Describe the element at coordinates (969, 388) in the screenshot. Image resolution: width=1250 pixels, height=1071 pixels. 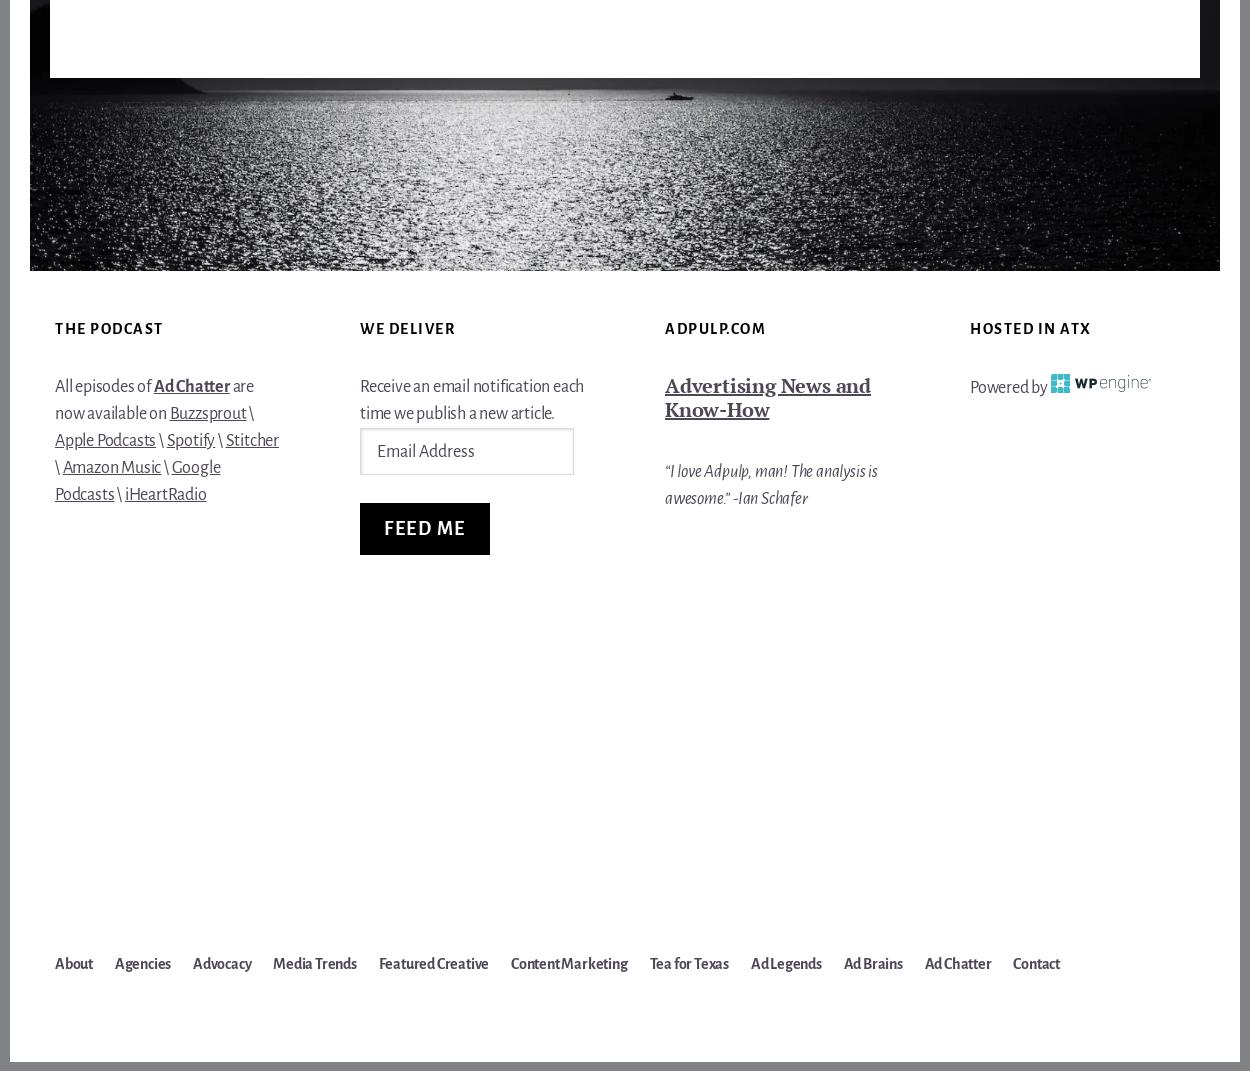
I see `'Powered by'` at that location.